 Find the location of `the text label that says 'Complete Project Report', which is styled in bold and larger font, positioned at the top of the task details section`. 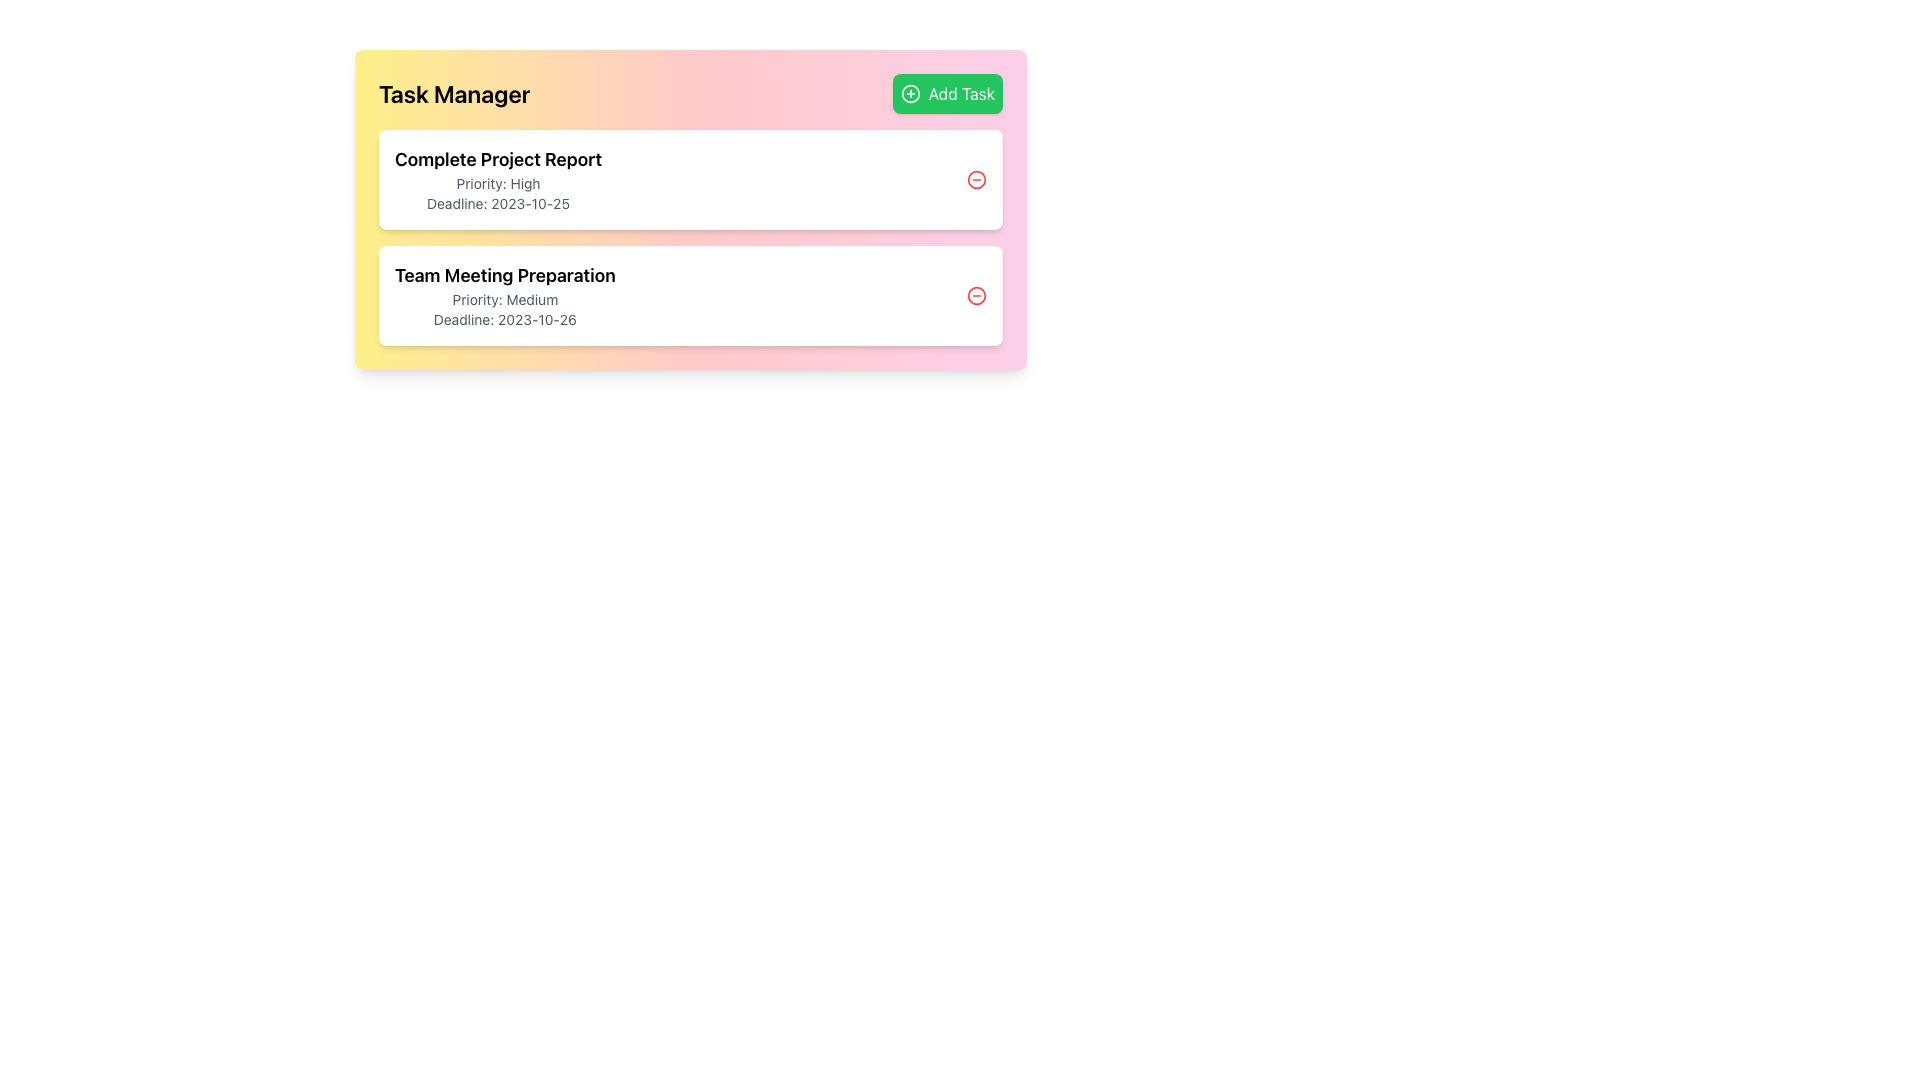

the text label that says 'Complete Project Report', which is styled in bold and larger font, positioned at the top of the task details section is located at coordinates (498, 158).